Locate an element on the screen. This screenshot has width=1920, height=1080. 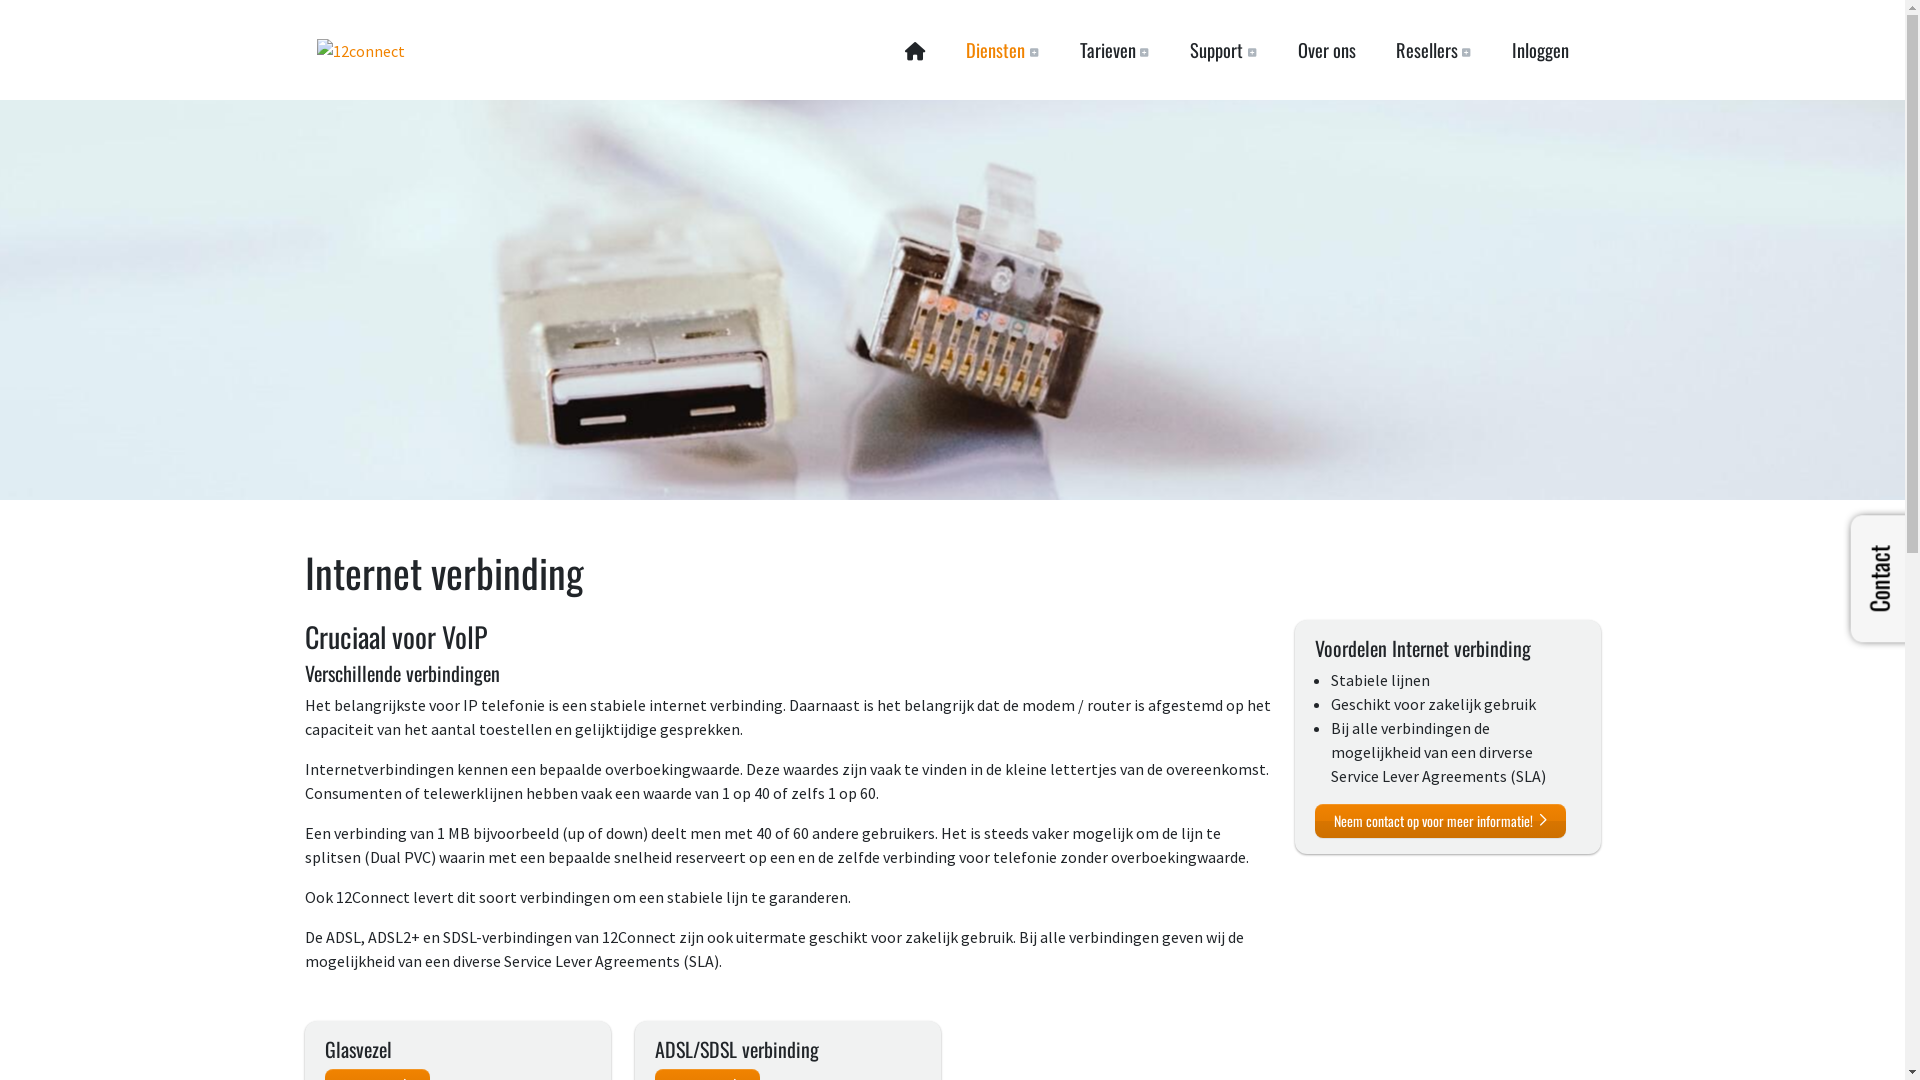
'Resellers' is located at coordinates (1432, 49).